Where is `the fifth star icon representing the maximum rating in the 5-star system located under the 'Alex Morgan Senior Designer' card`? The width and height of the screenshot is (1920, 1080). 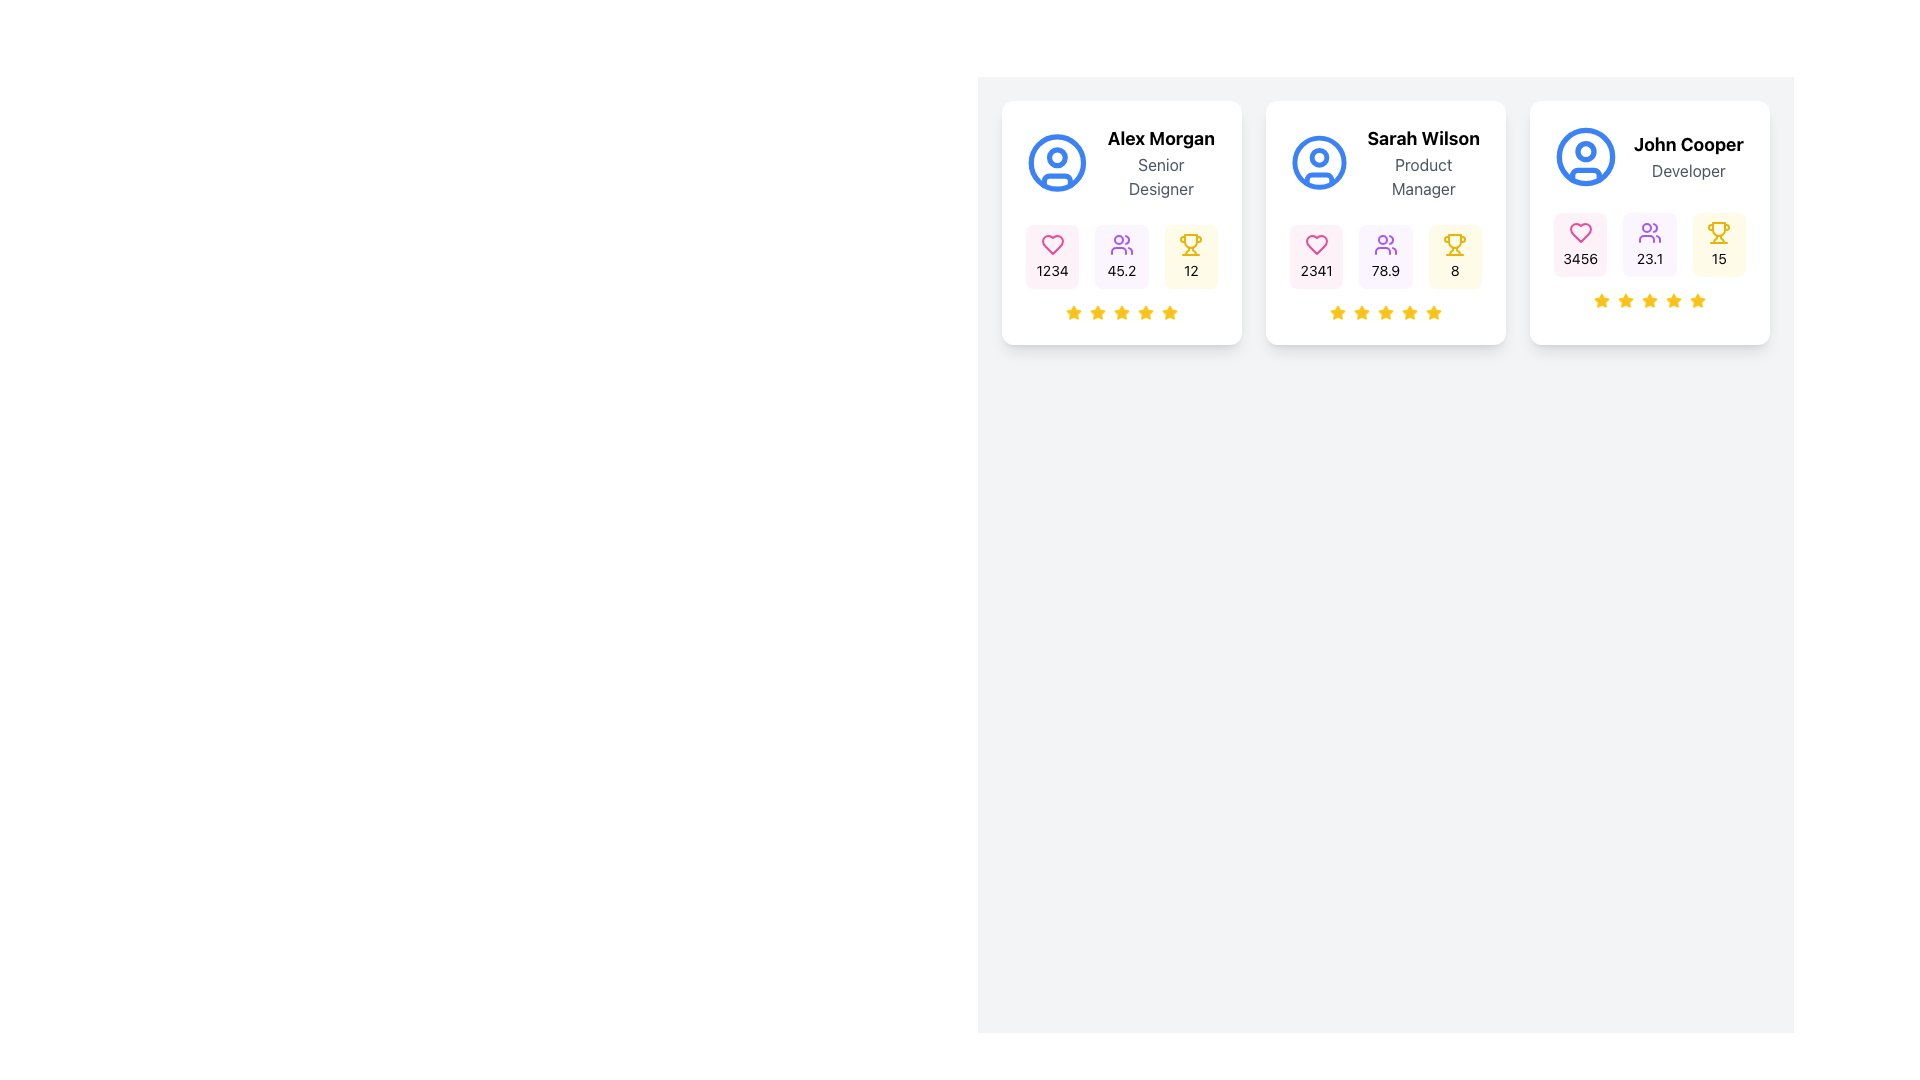
the fifth star icon representing the maximum rating in the 5-star system located under the 'Alex Morgan Senior Designer' card is located at coordinates (1170, 312).